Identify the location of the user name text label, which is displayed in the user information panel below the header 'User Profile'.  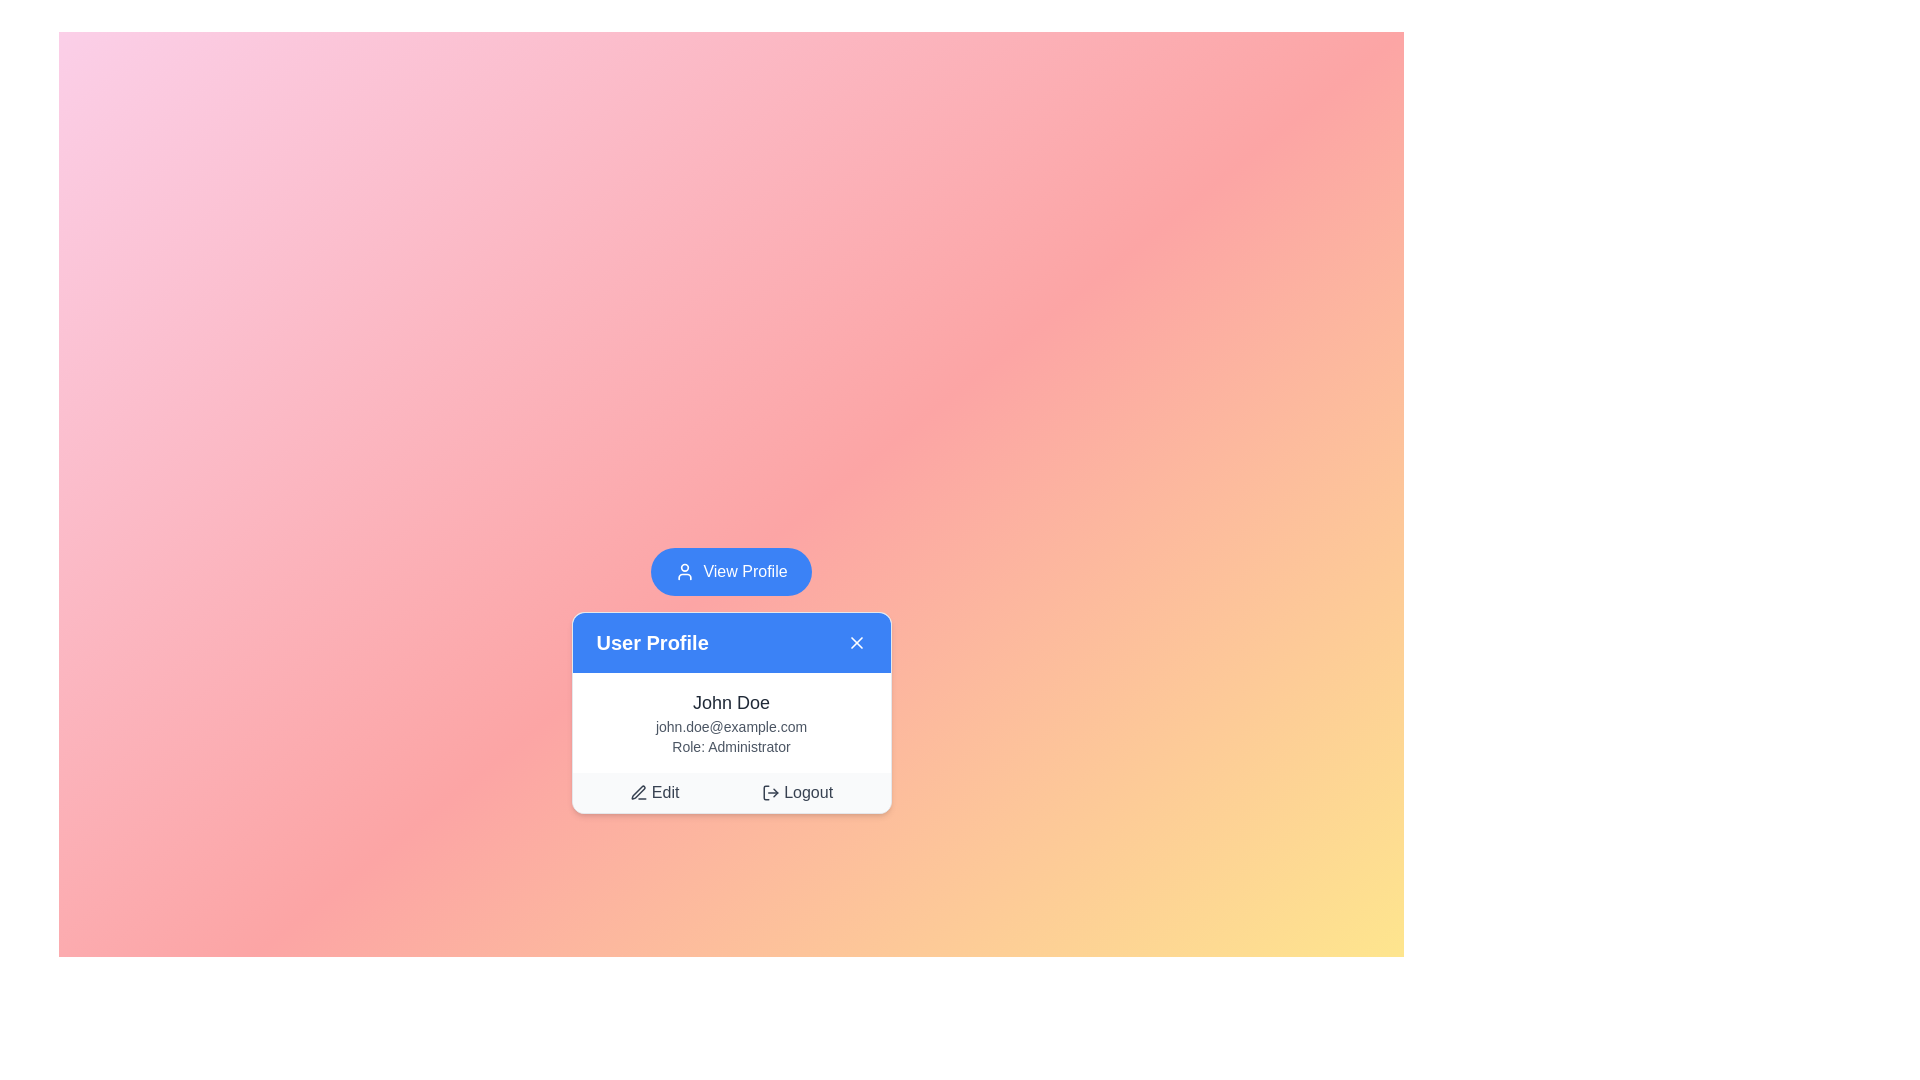
(730, 701).